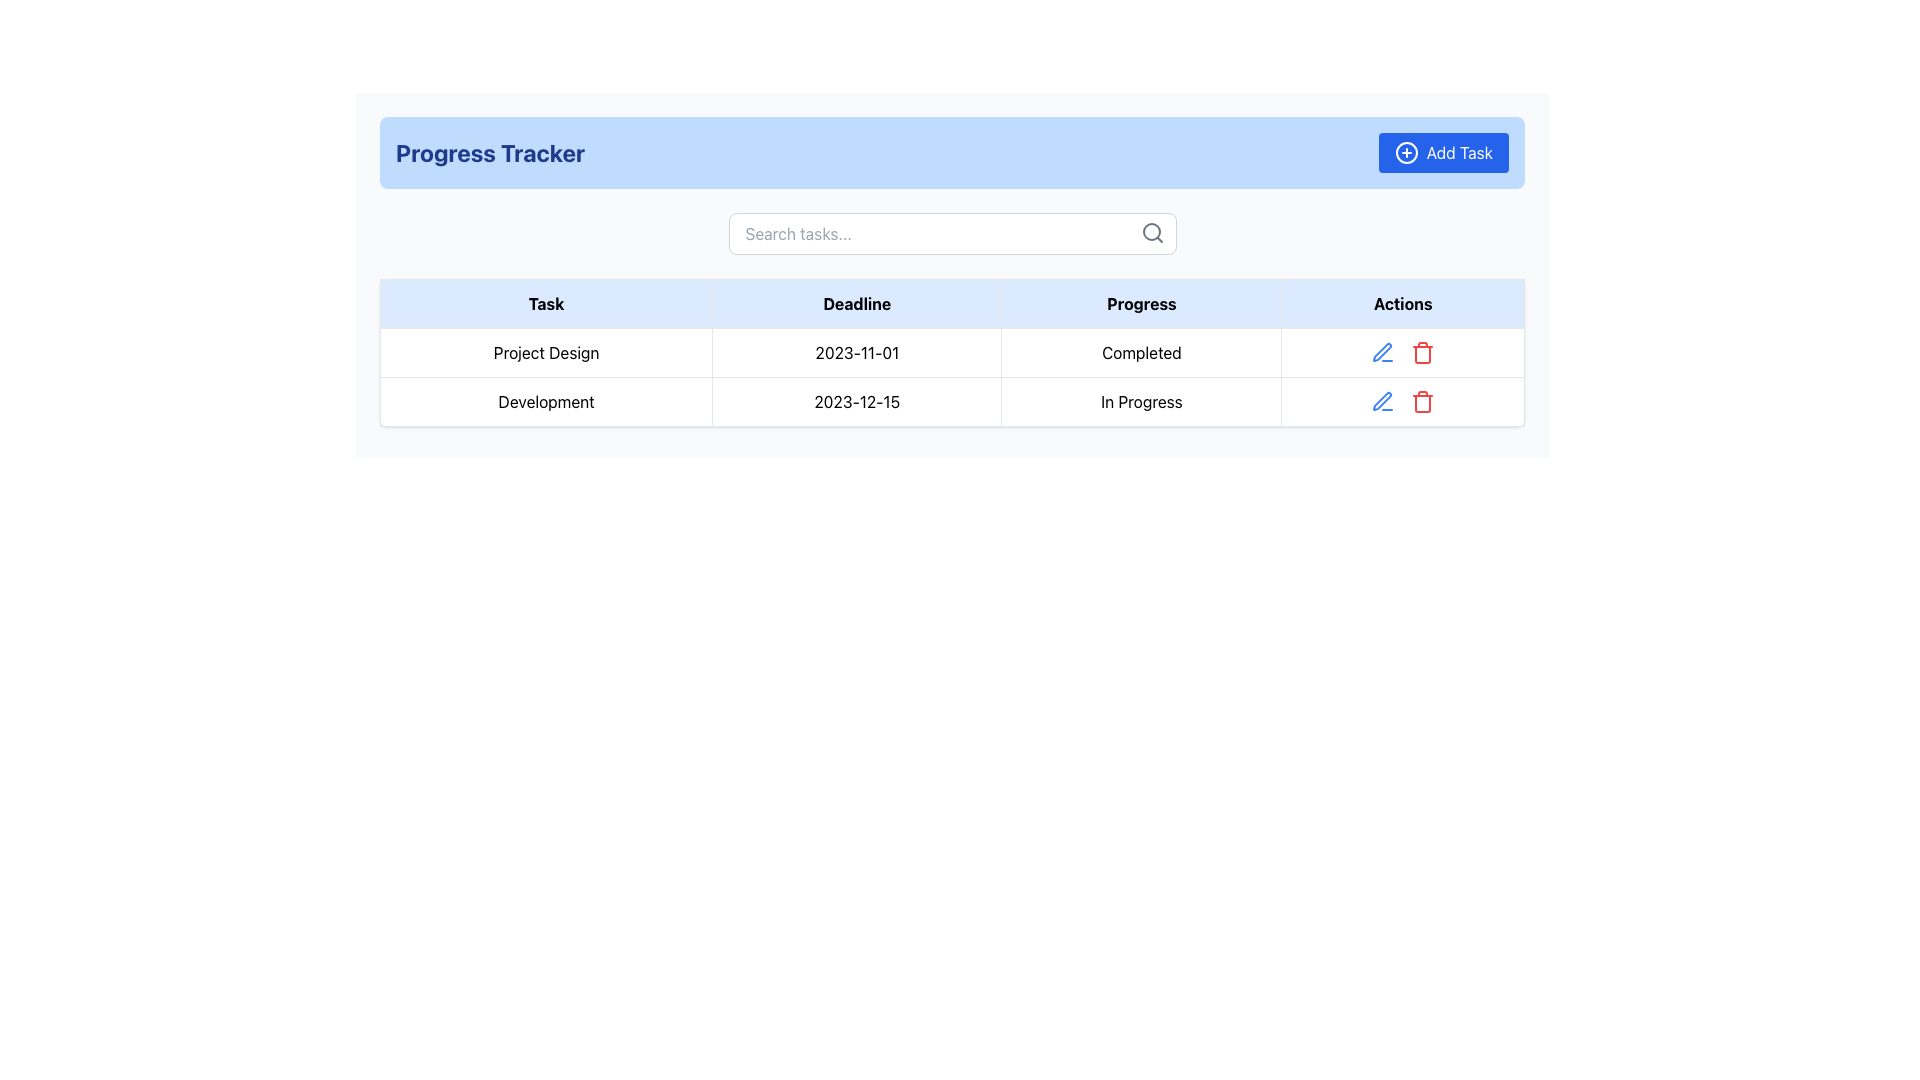 This screenshot has height=1080, width=1920. Describe the element at coordinates (1381, 351) in the screenshot. I see `the edit pen icon located in the 'Actions' column of the second row in the table corresponding to the task 'Development'` at that location.